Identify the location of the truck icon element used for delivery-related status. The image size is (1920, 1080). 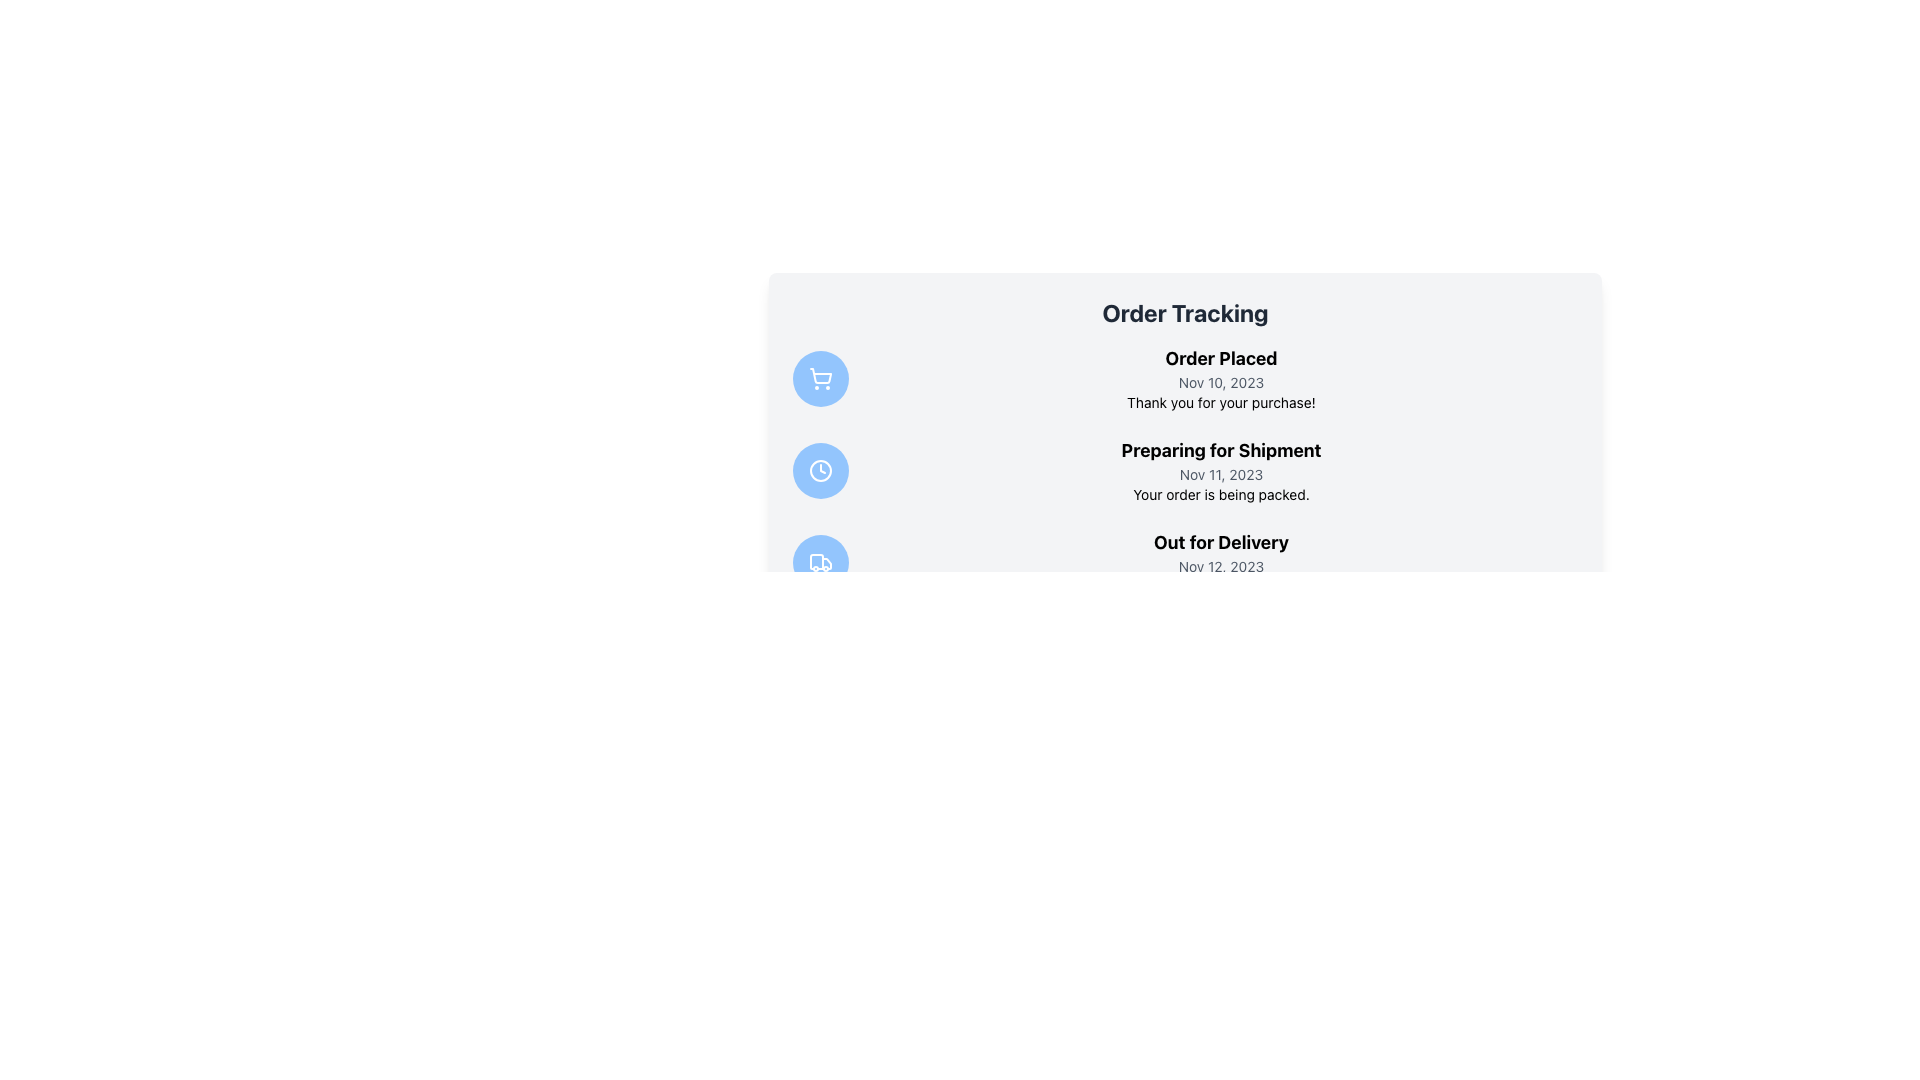
(816, 562).